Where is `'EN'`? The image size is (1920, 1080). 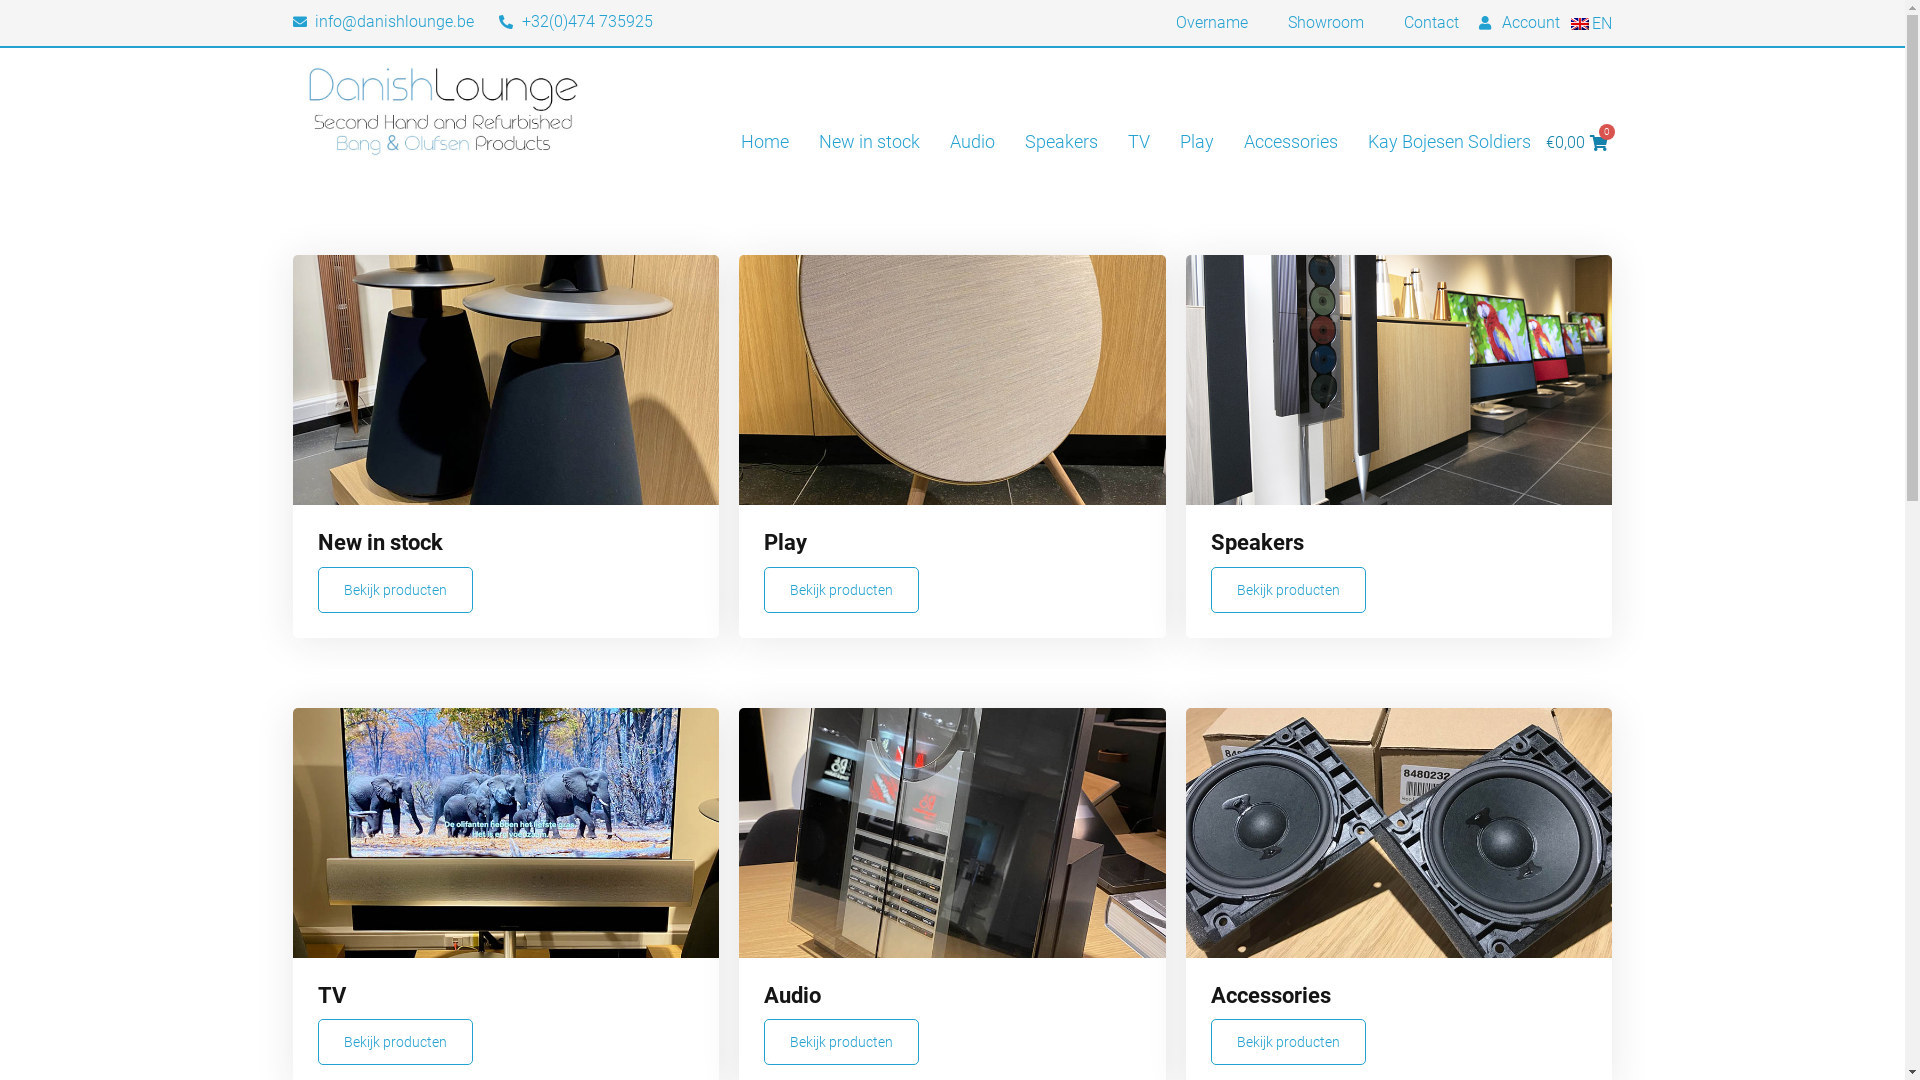
'EN' is located at coordinates (1589, 23).